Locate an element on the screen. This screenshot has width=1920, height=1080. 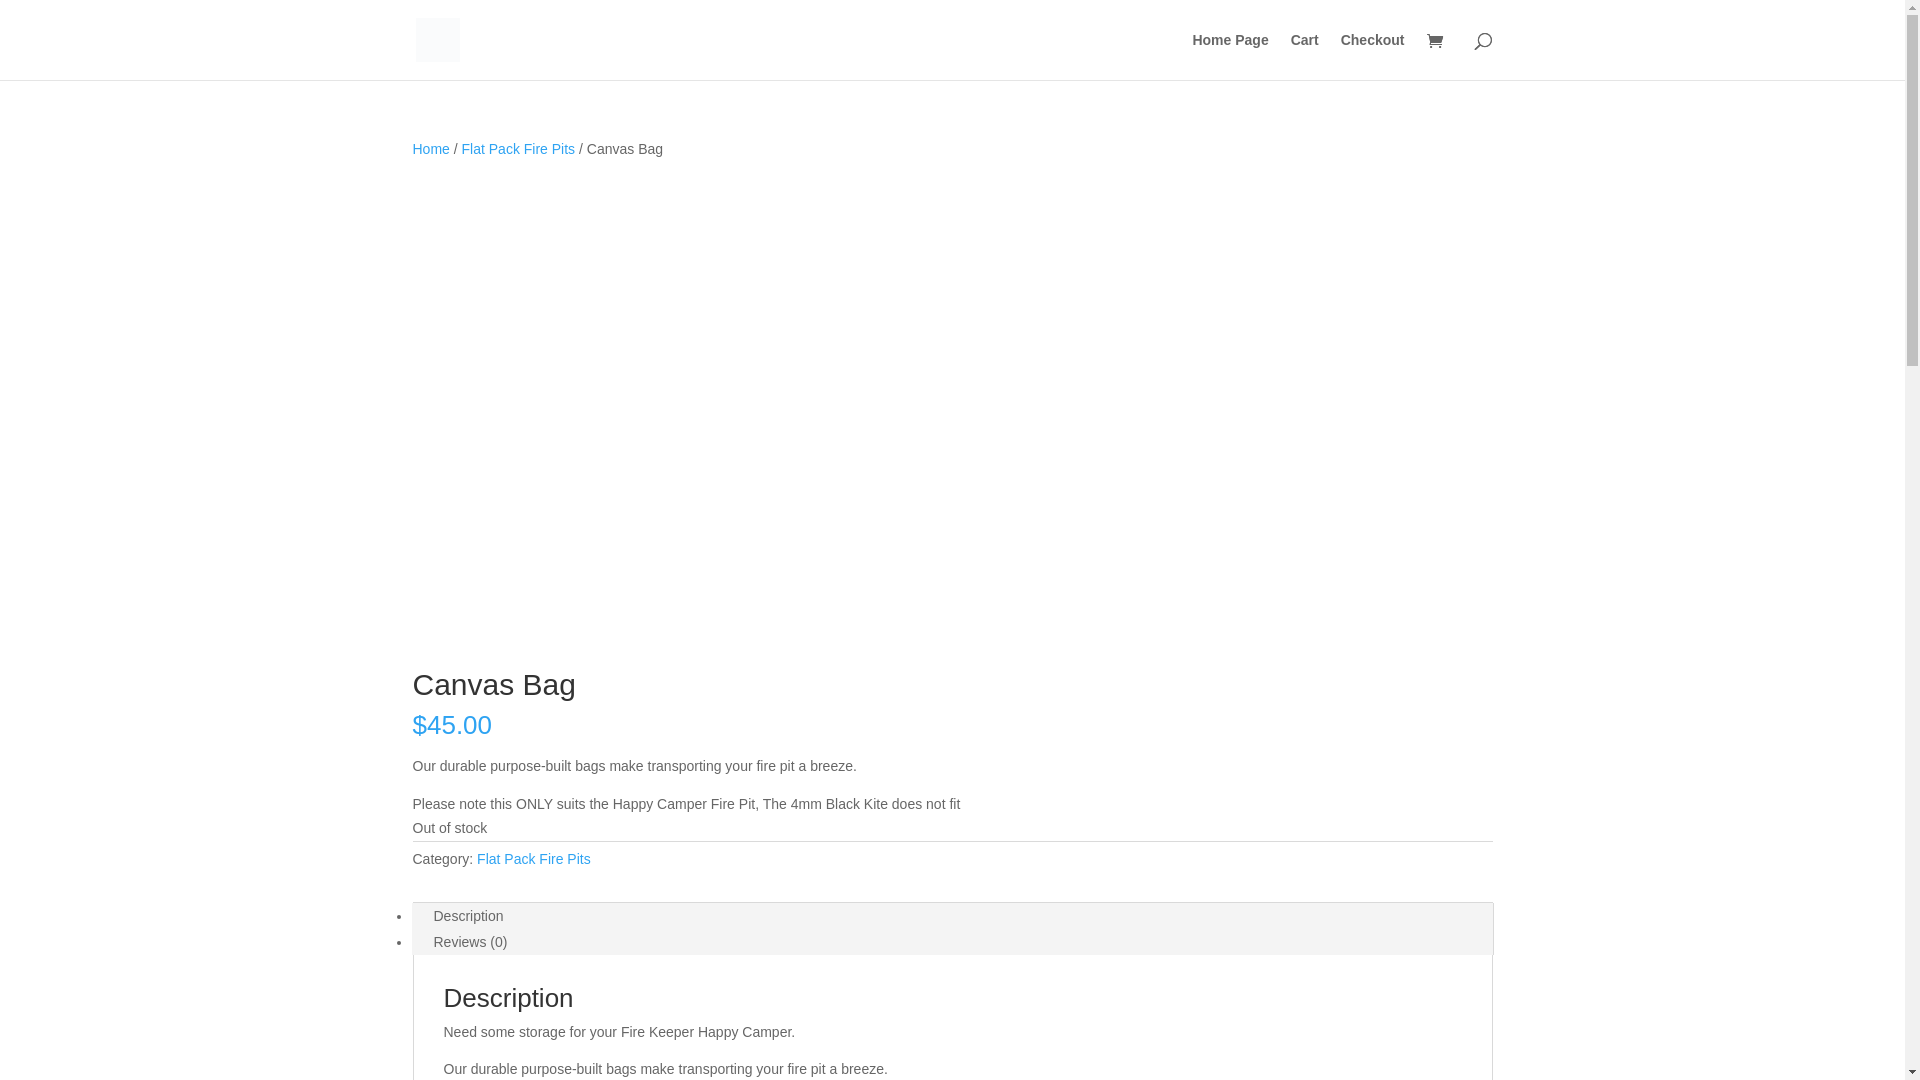
'Checkout' is located at coordinates (1340, 55).